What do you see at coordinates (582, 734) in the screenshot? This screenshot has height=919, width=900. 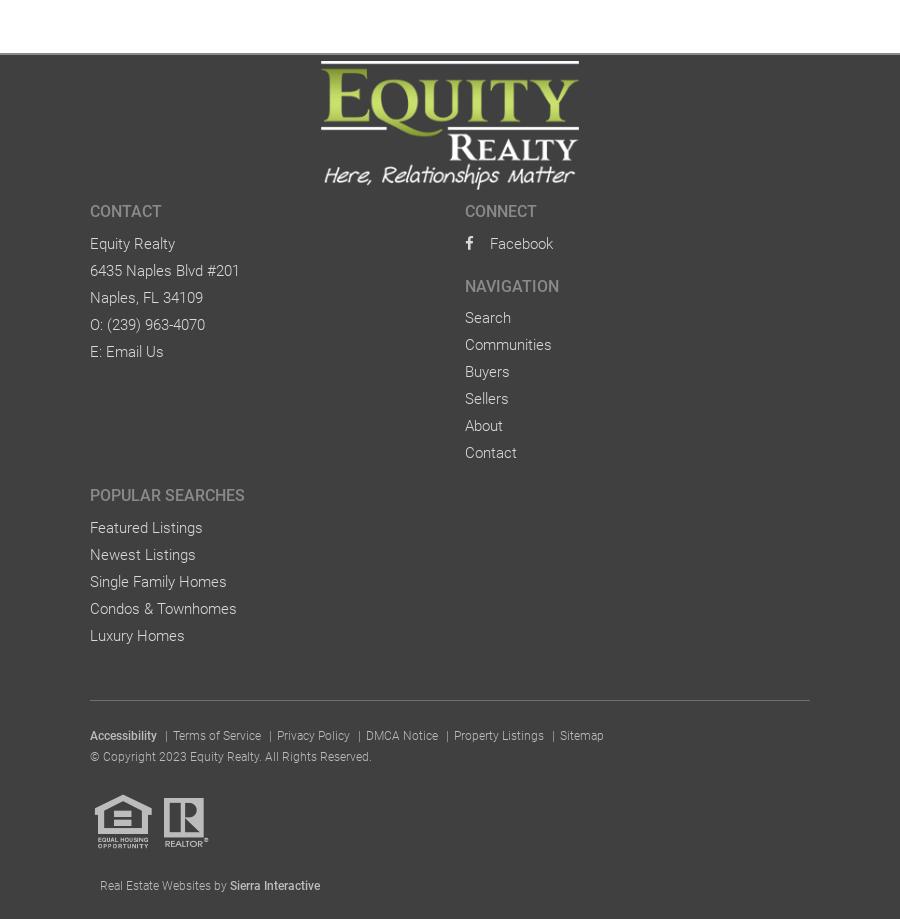 I see `'Sitemap'` at bounding box center [582, 734].